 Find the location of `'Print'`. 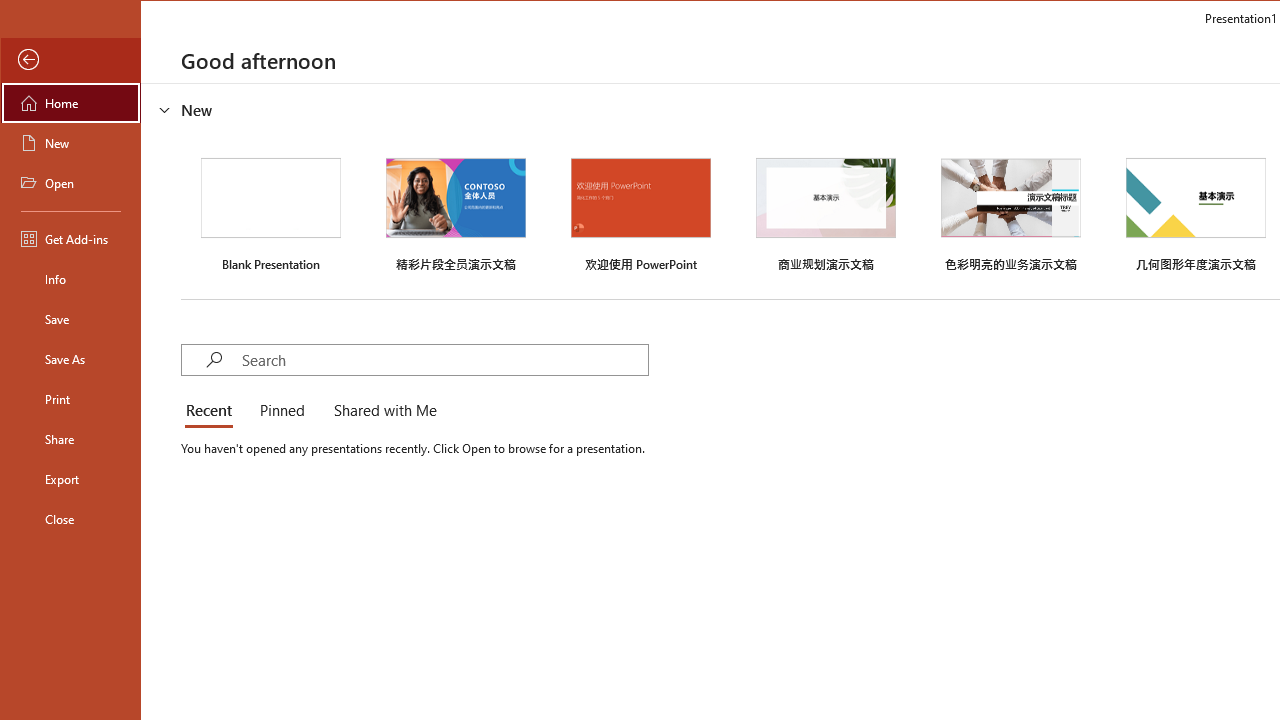

'Print' is located at coordinates (71, 398).